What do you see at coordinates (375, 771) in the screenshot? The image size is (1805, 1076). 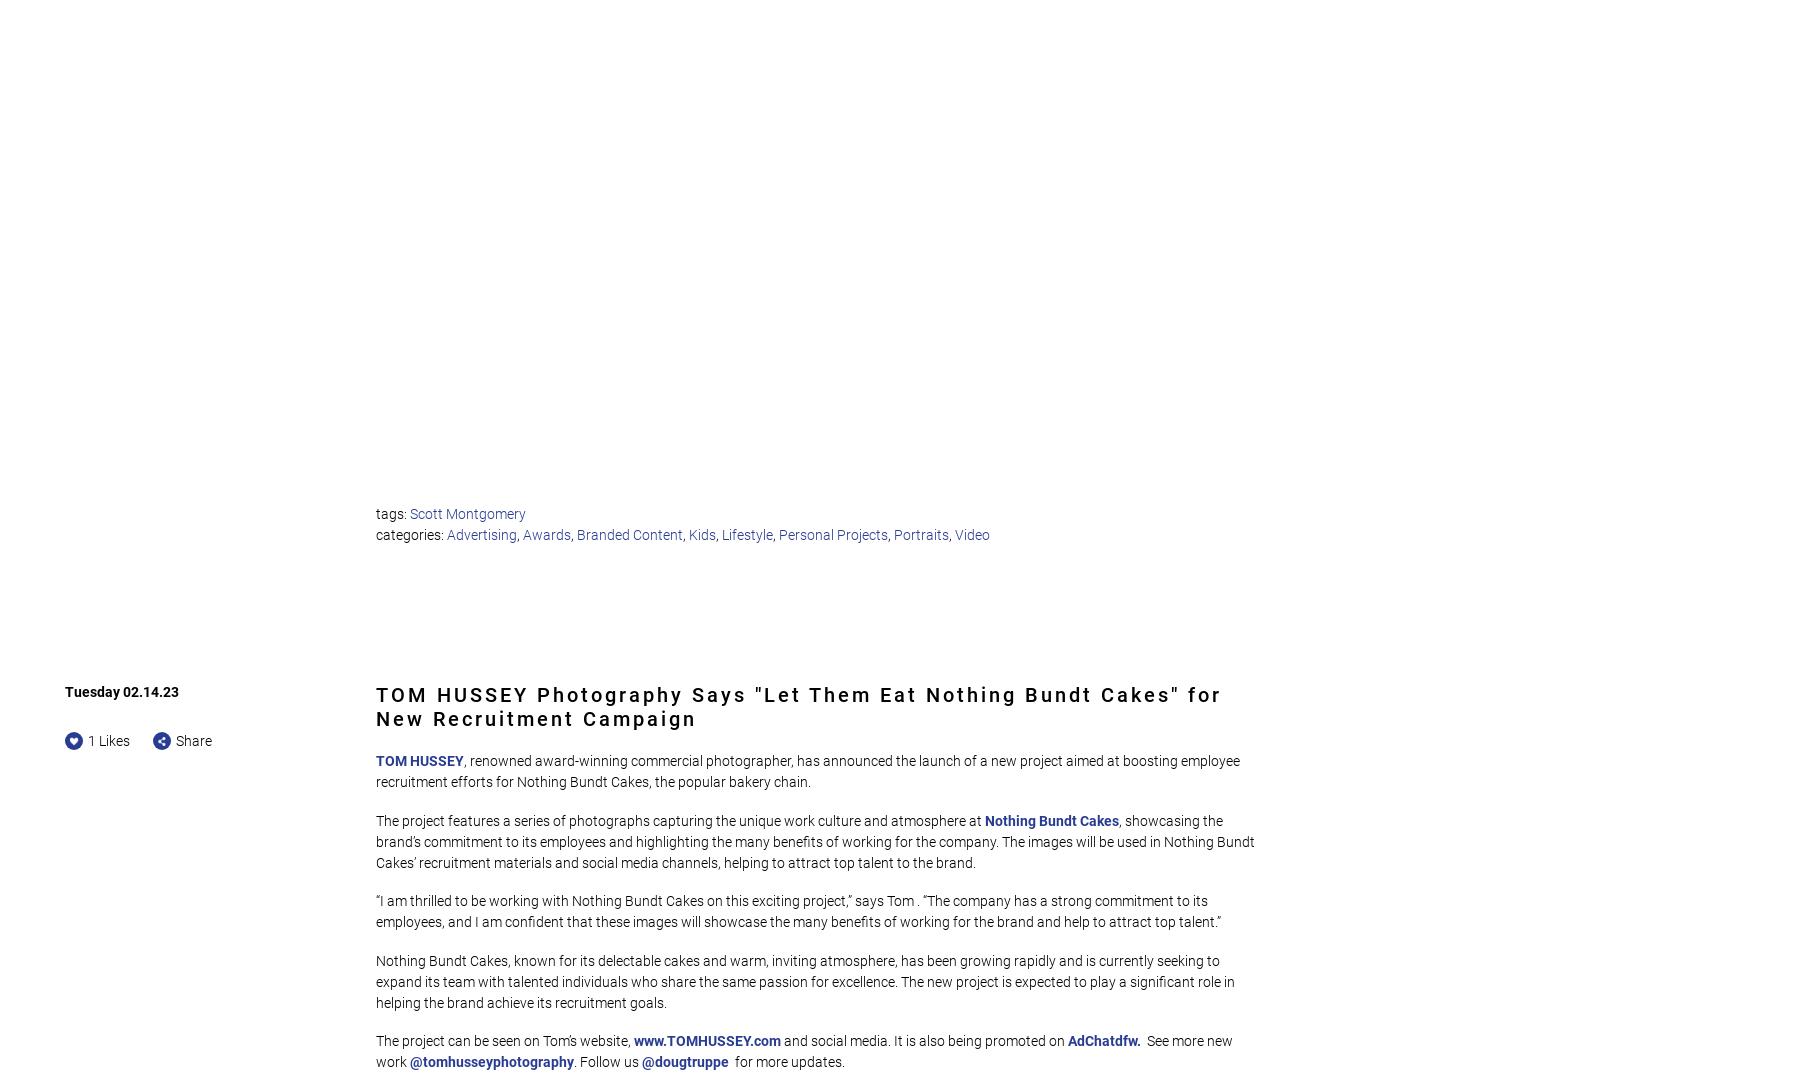 I see `', renowned award-winning commercial photographer, has announced the launch of a new project aimed at boosting employee recruitment efforts for Nothing Bundt Cakes, the popular bakery chain.'` at bounding box center [375, 771].